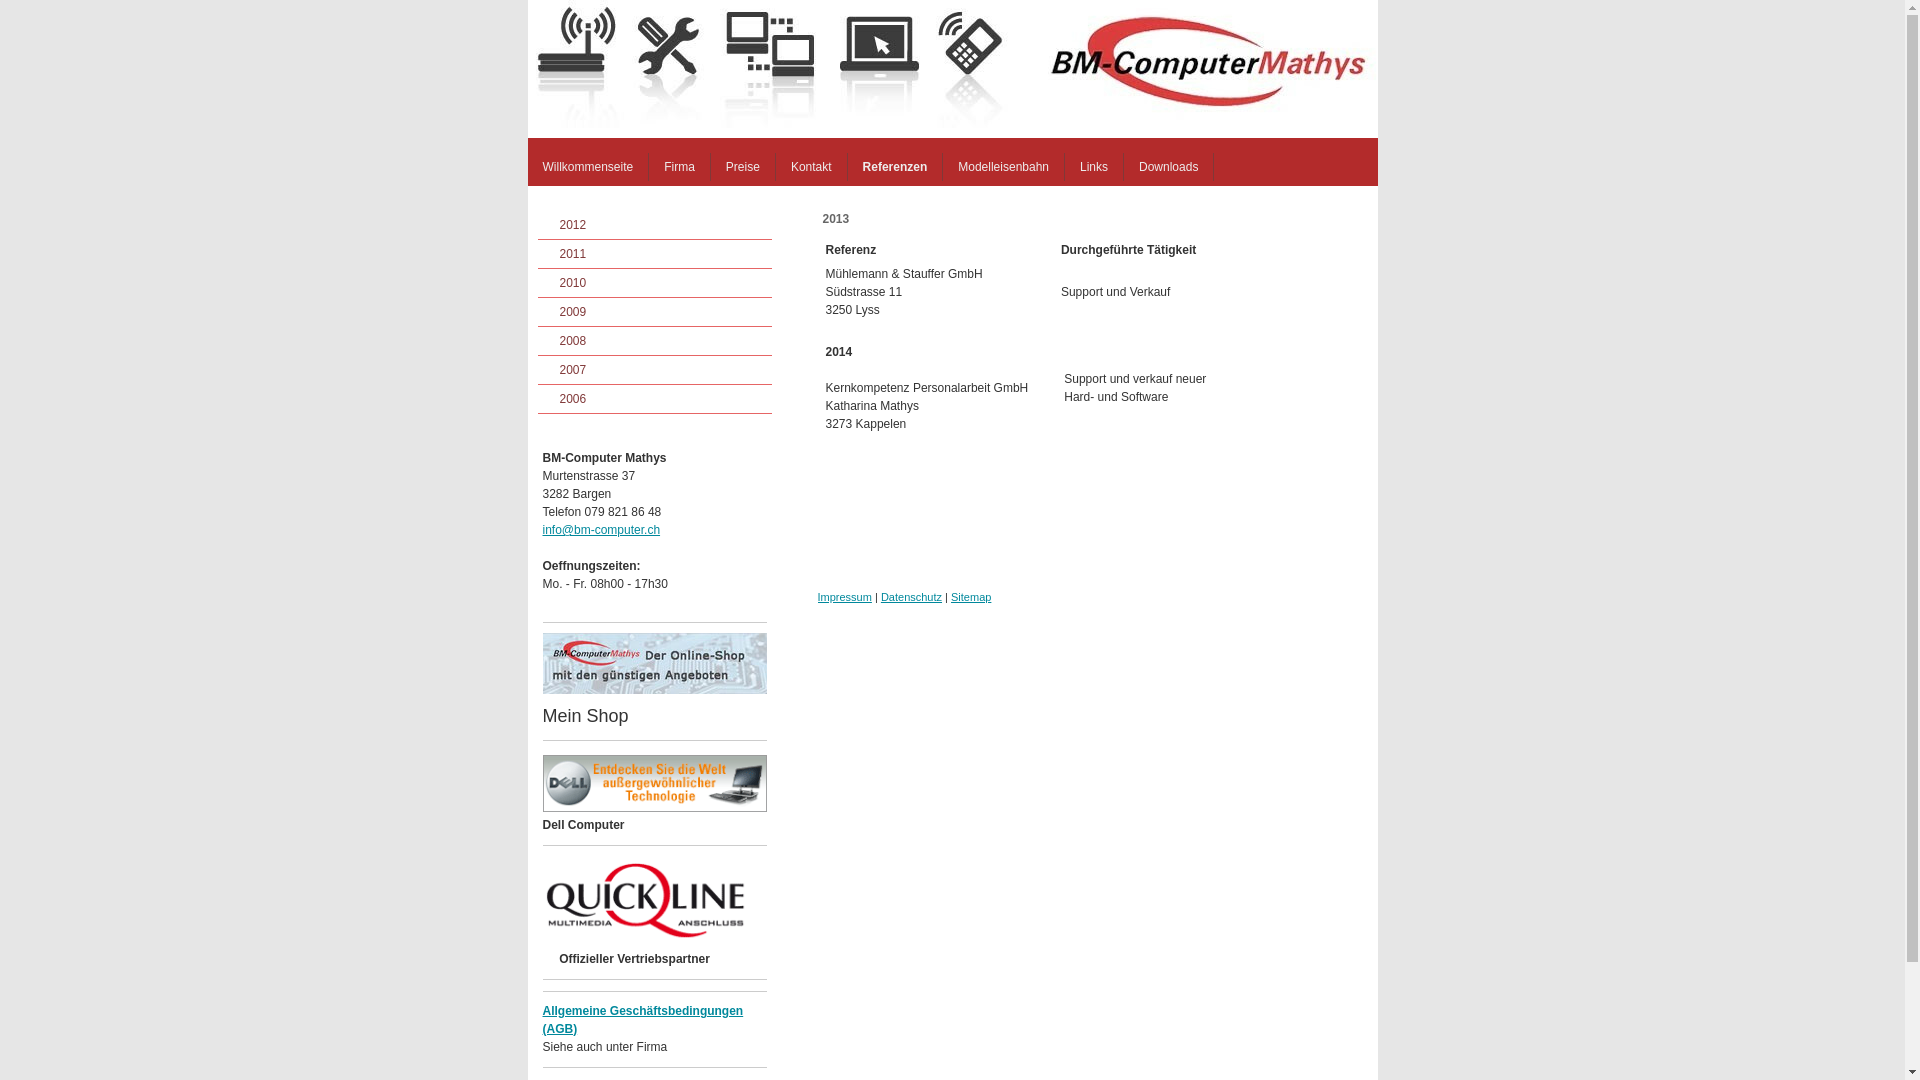  I want to click on '2009', so click(654, 312).